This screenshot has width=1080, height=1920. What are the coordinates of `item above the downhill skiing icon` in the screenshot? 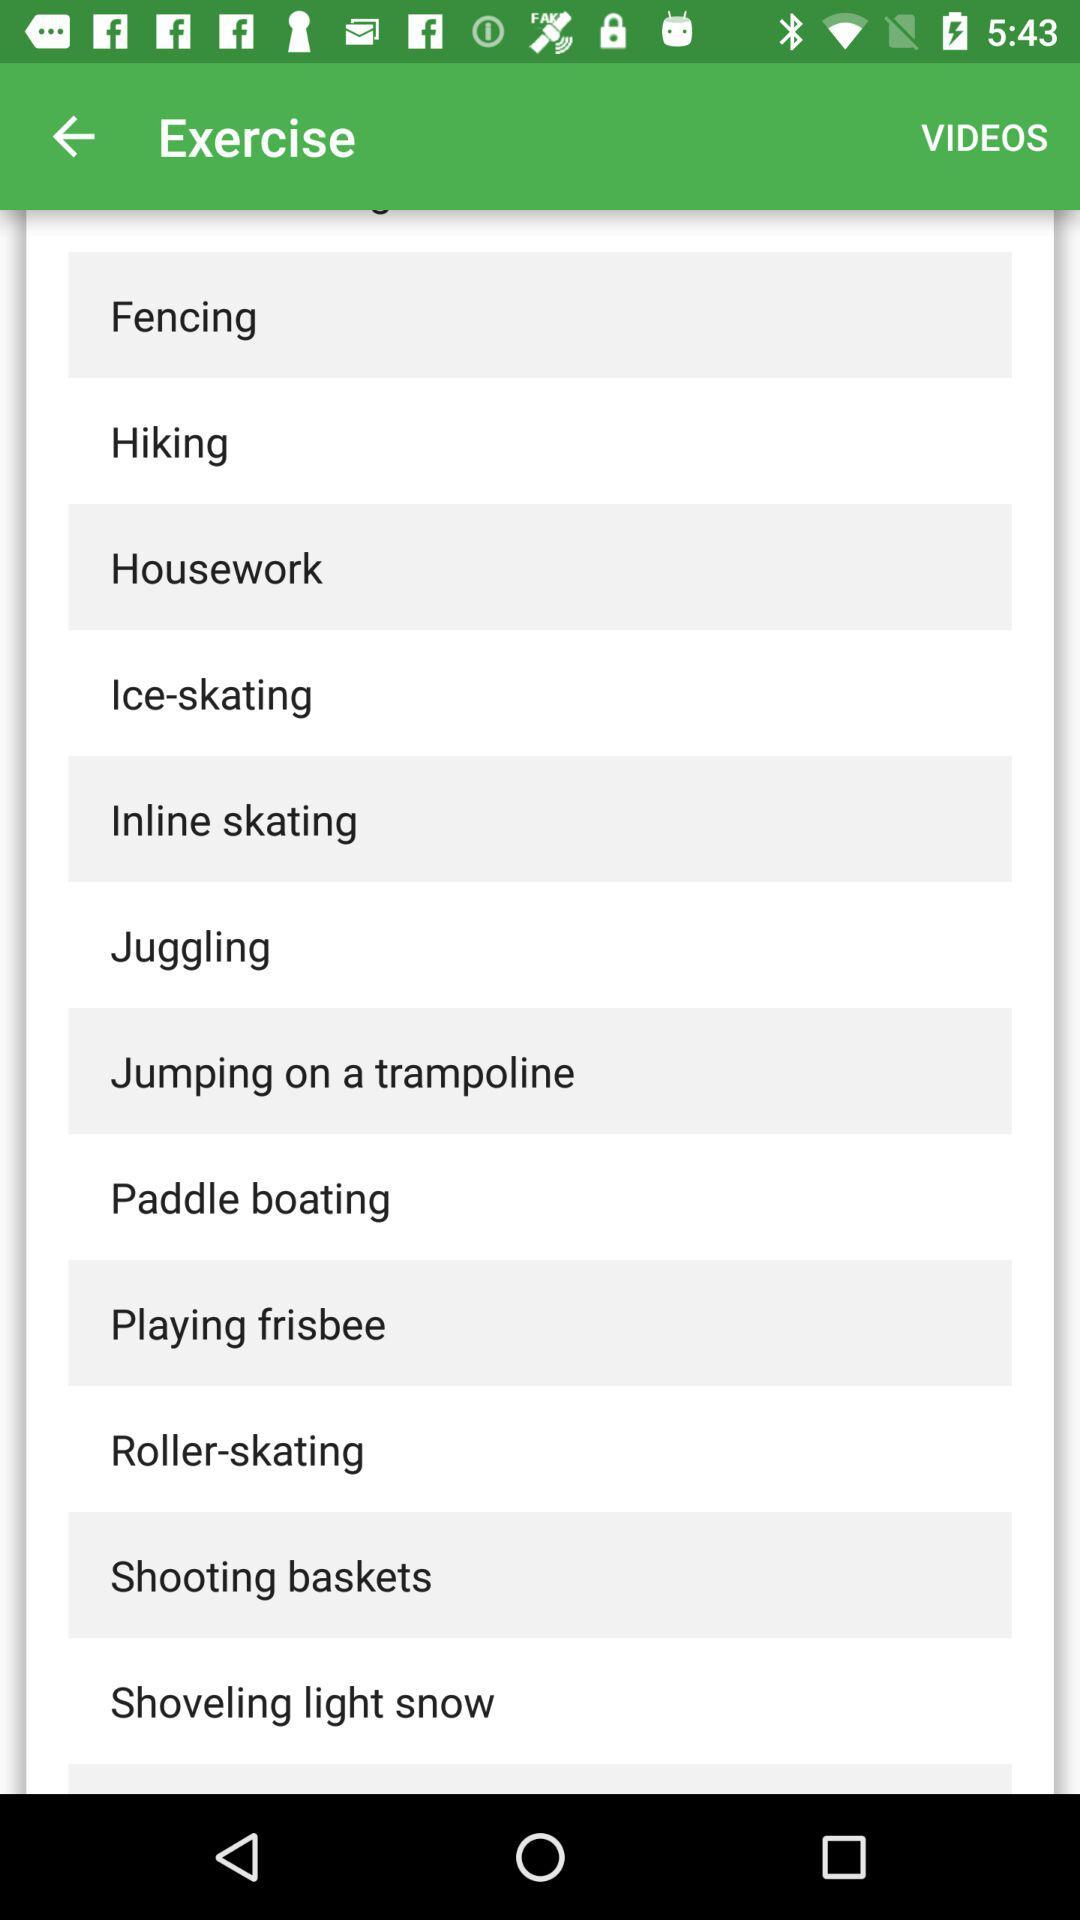 It's located at (72, 135).